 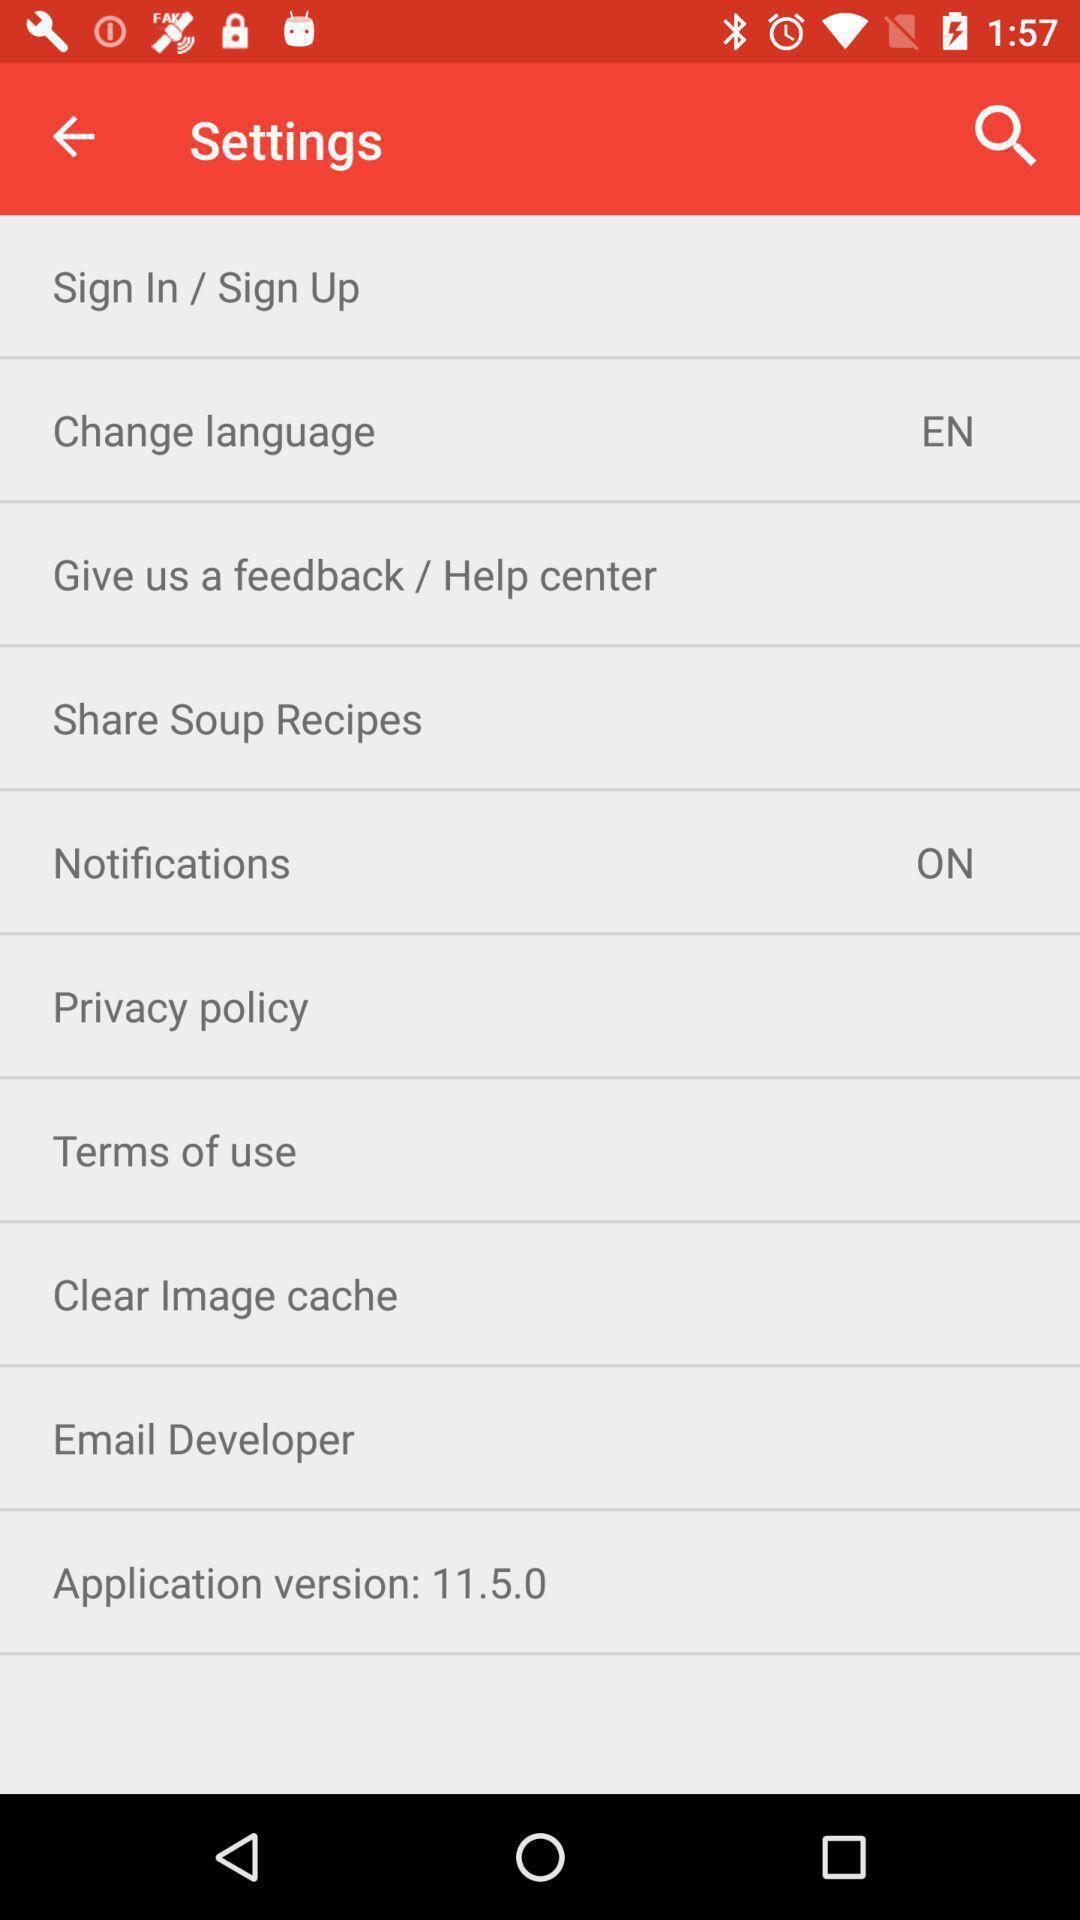 I want to click on terms of use icon, so click(x=540, y=1149).